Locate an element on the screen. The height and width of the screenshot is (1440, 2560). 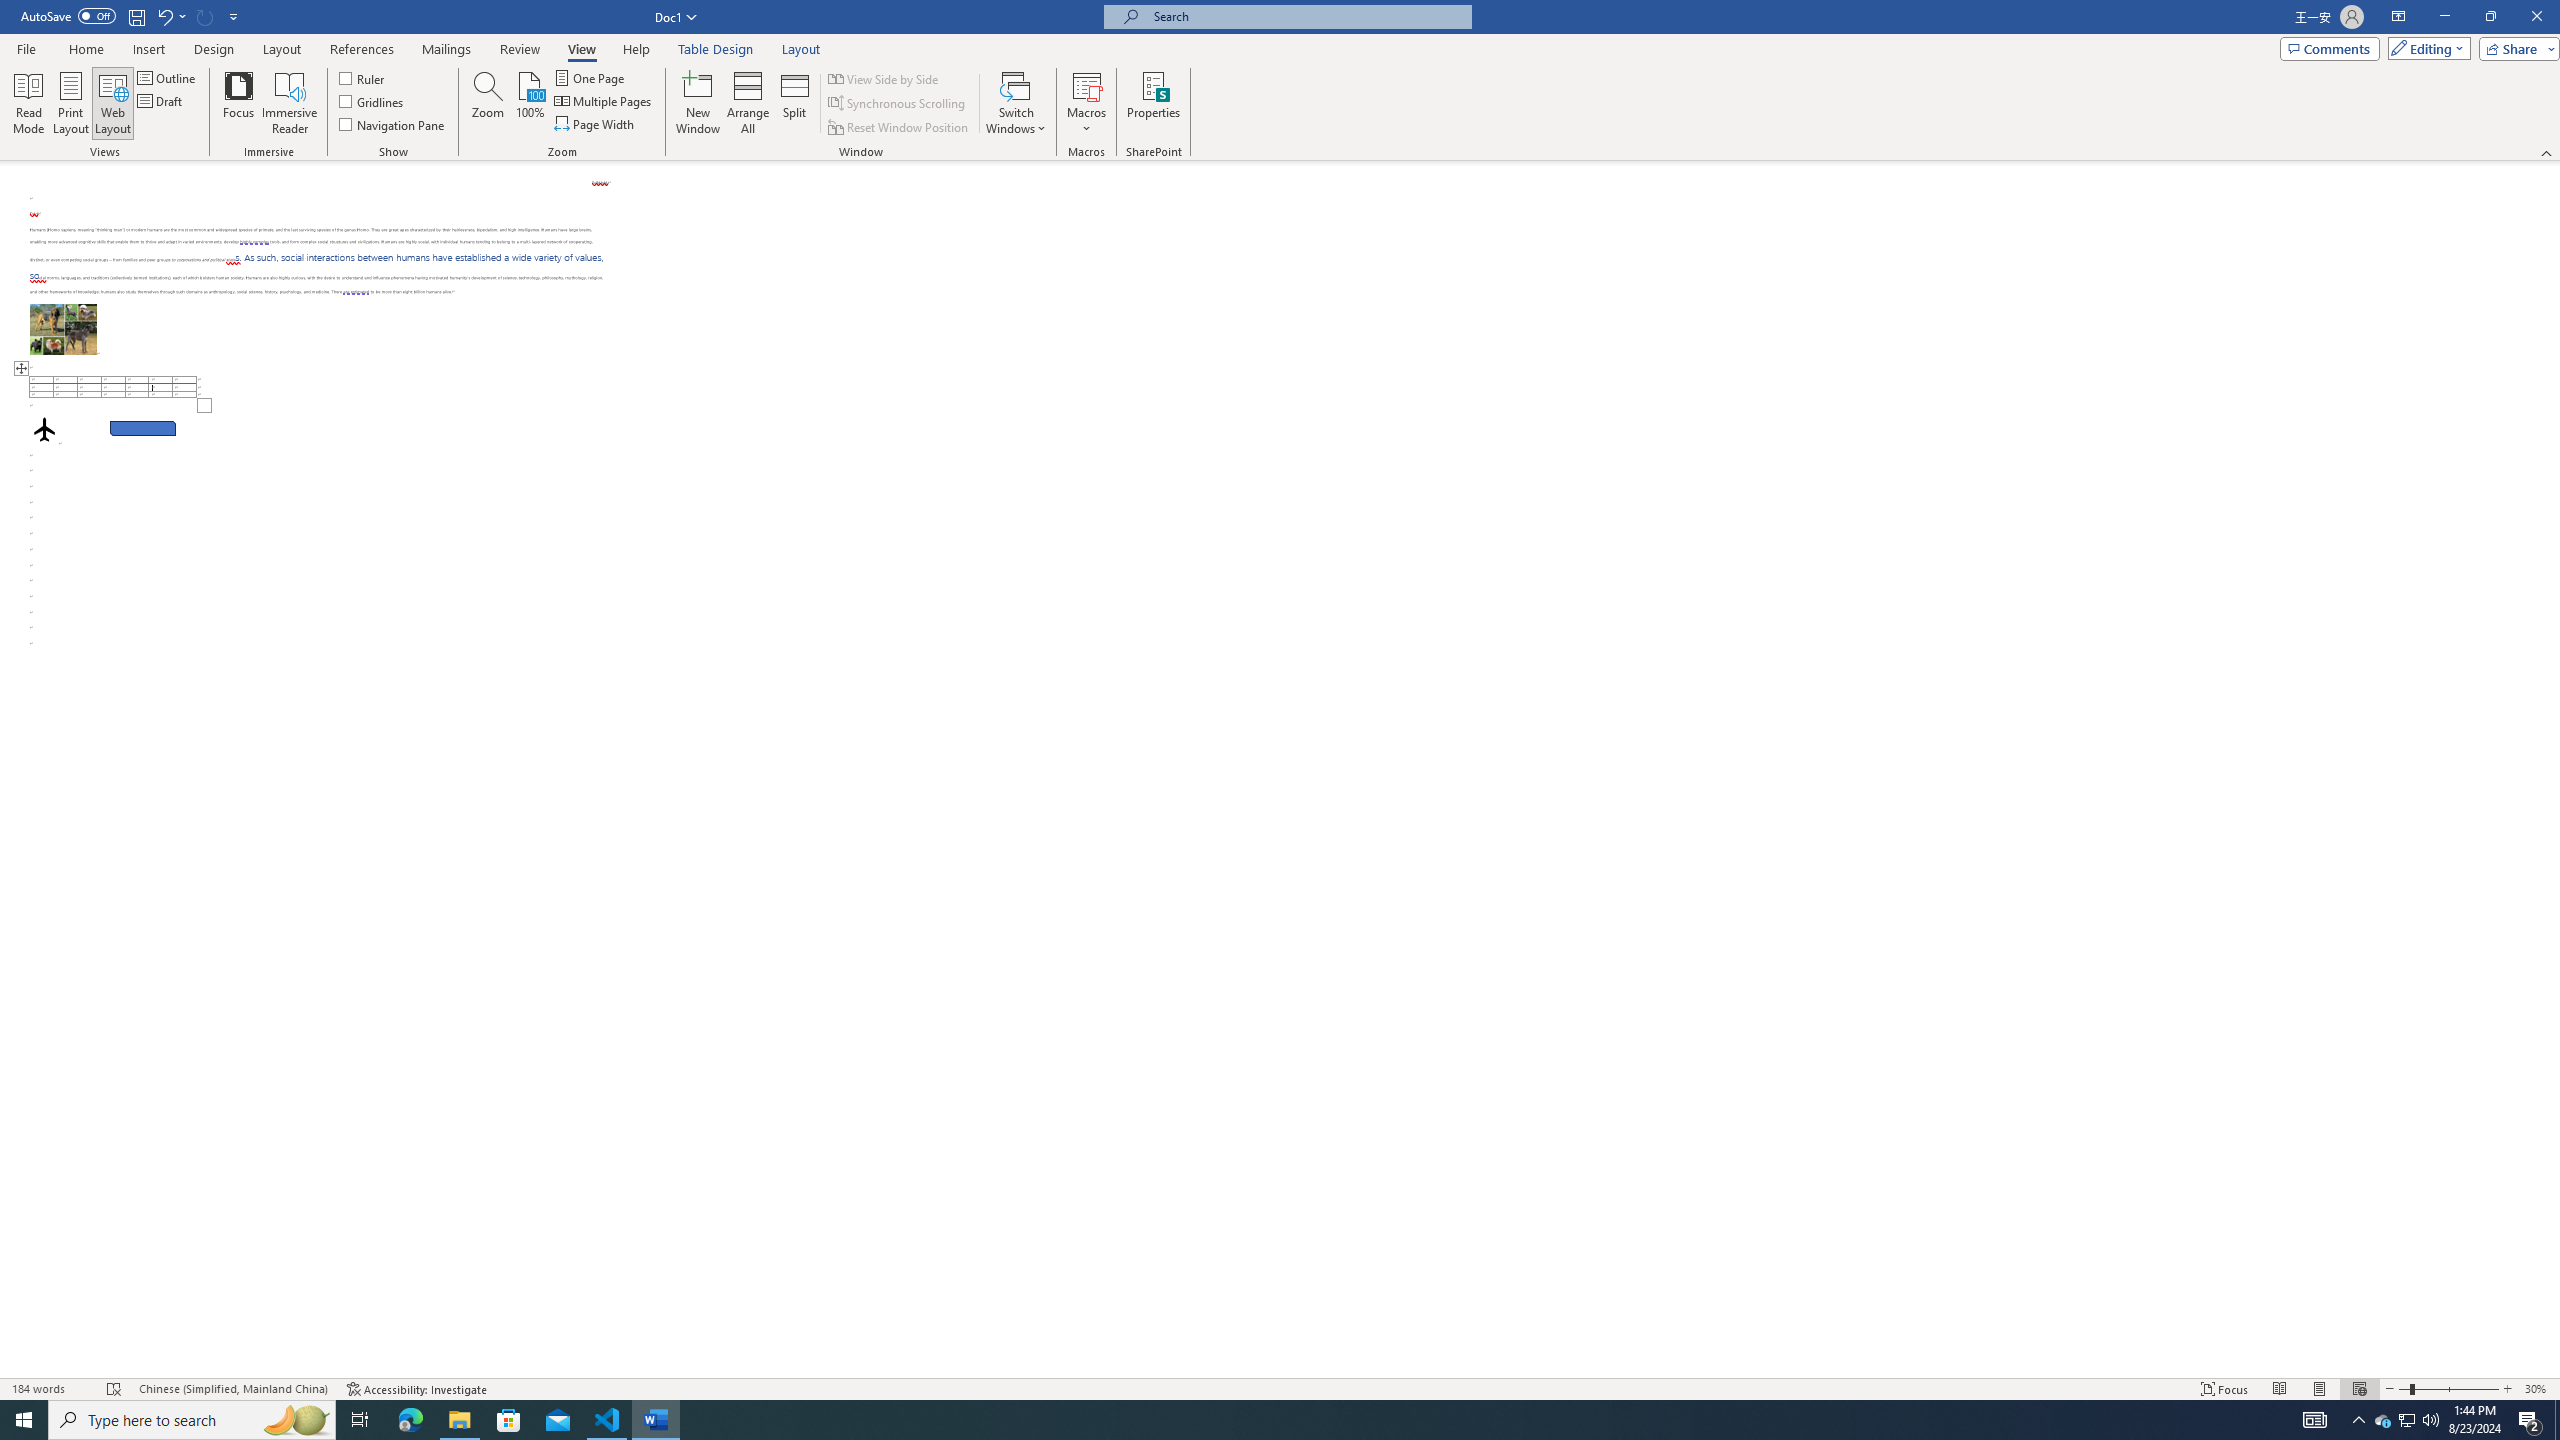
'More Options' is located at coordinates (1085, 120).